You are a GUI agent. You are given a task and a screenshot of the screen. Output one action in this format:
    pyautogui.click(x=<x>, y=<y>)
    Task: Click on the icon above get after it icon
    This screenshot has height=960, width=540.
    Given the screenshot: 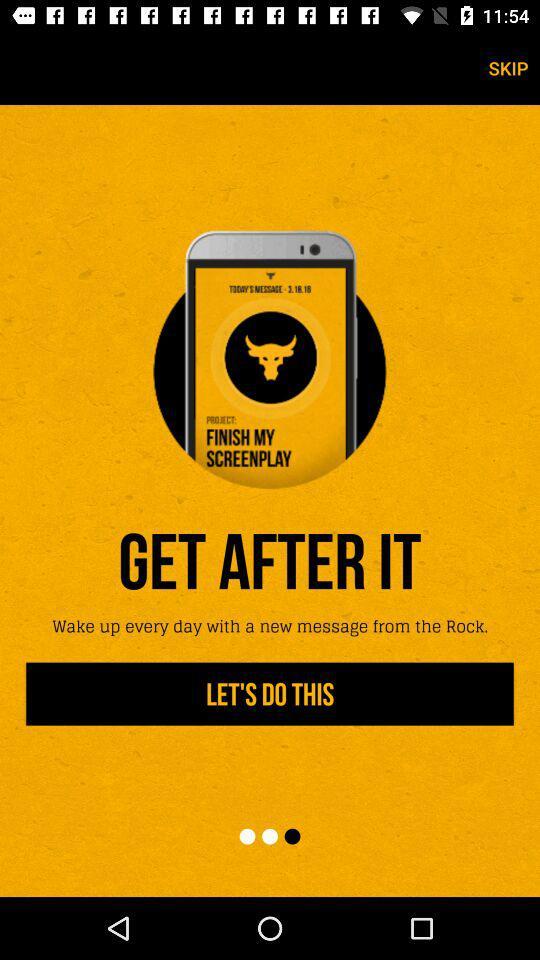 What is the action you would take?
    pyautogui.click(x=270, y=358)
    